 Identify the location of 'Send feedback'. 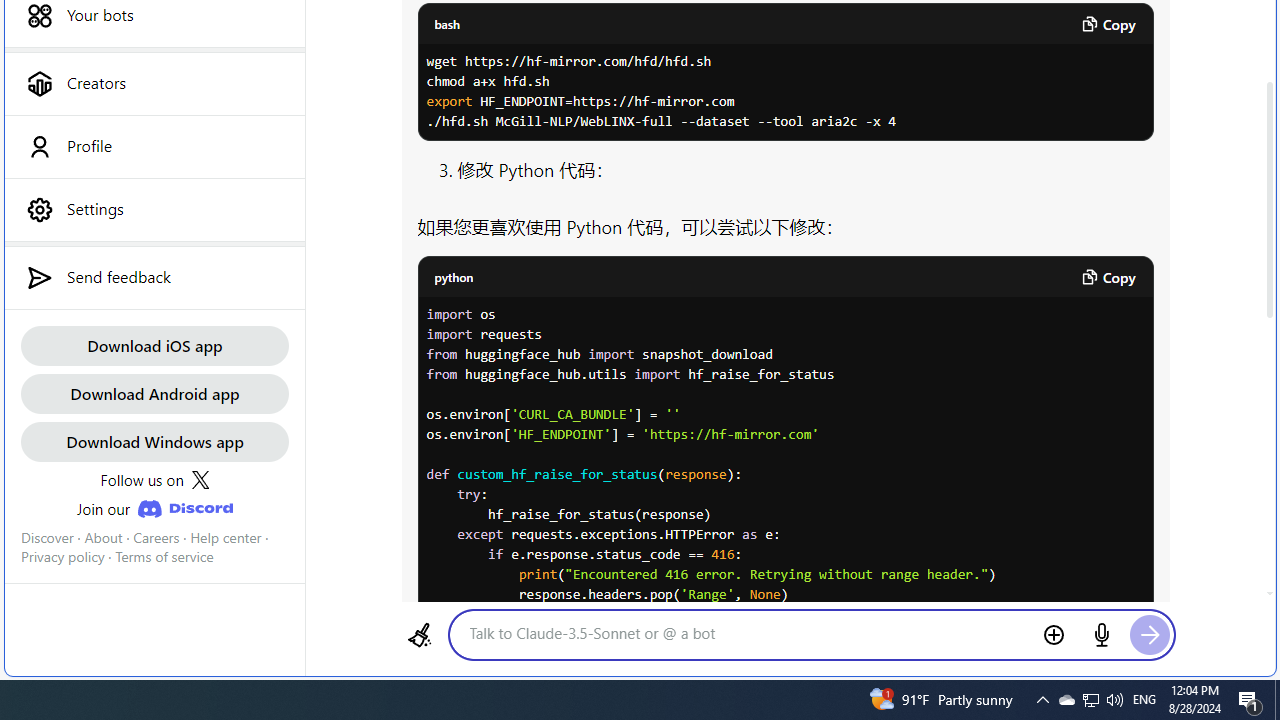
(153, 277).